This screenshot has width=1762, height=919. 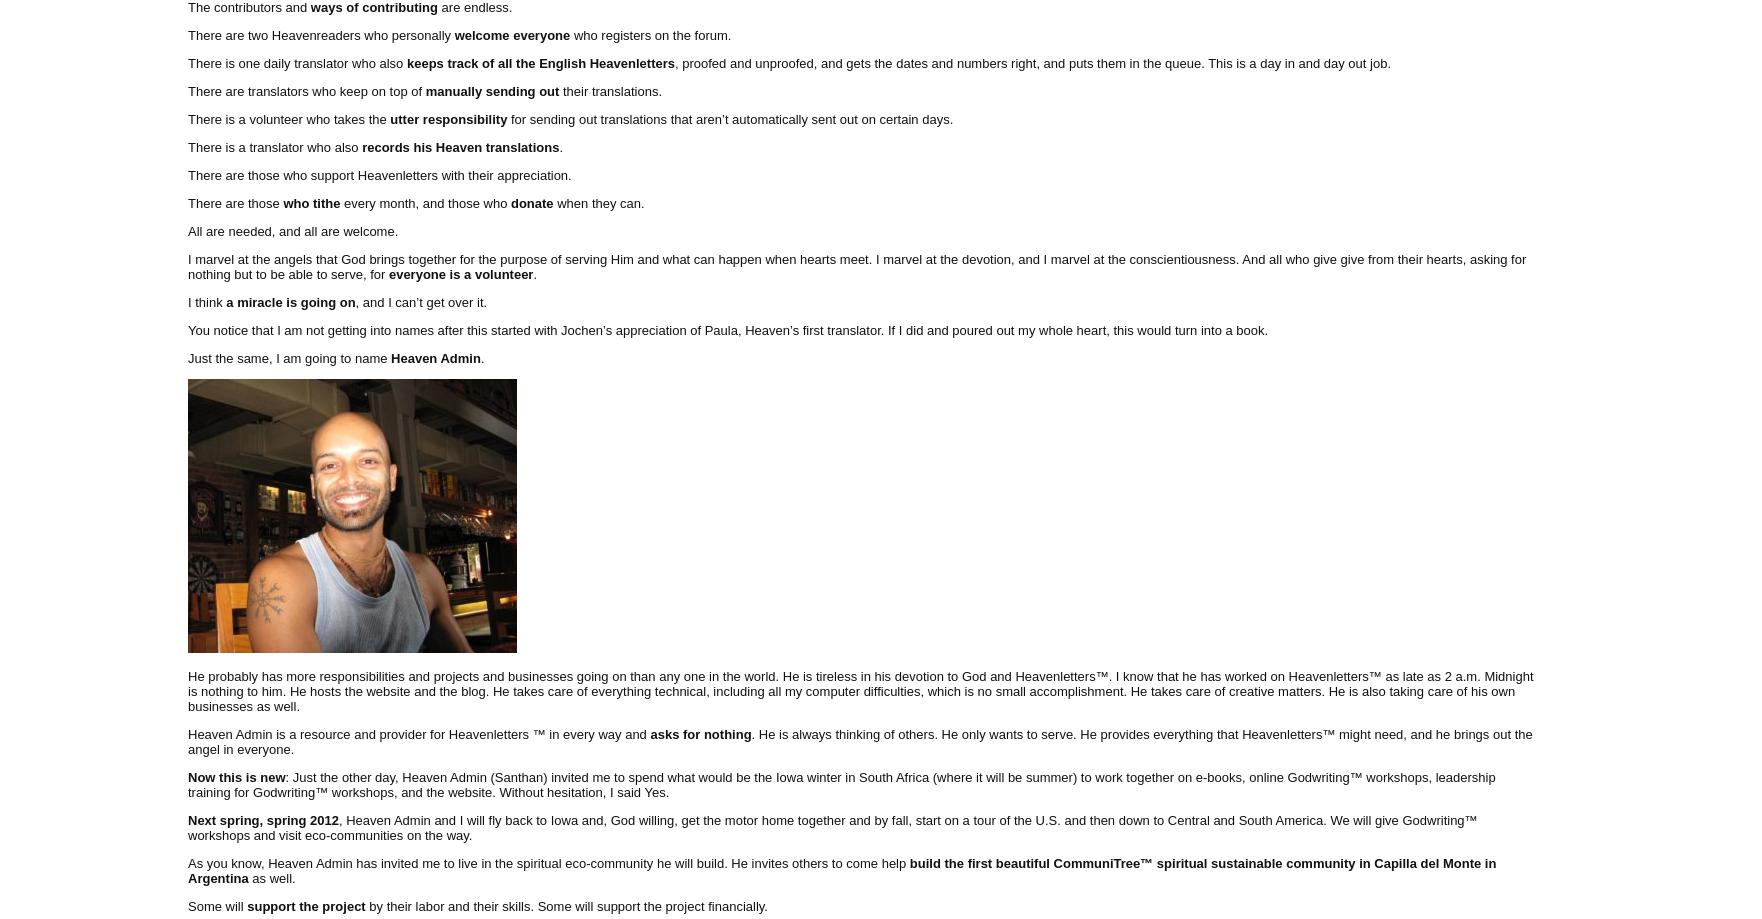 I want to click on 'for sending out translations that aren’t automatically sent out on certain days.', so click(x=728, y=117).